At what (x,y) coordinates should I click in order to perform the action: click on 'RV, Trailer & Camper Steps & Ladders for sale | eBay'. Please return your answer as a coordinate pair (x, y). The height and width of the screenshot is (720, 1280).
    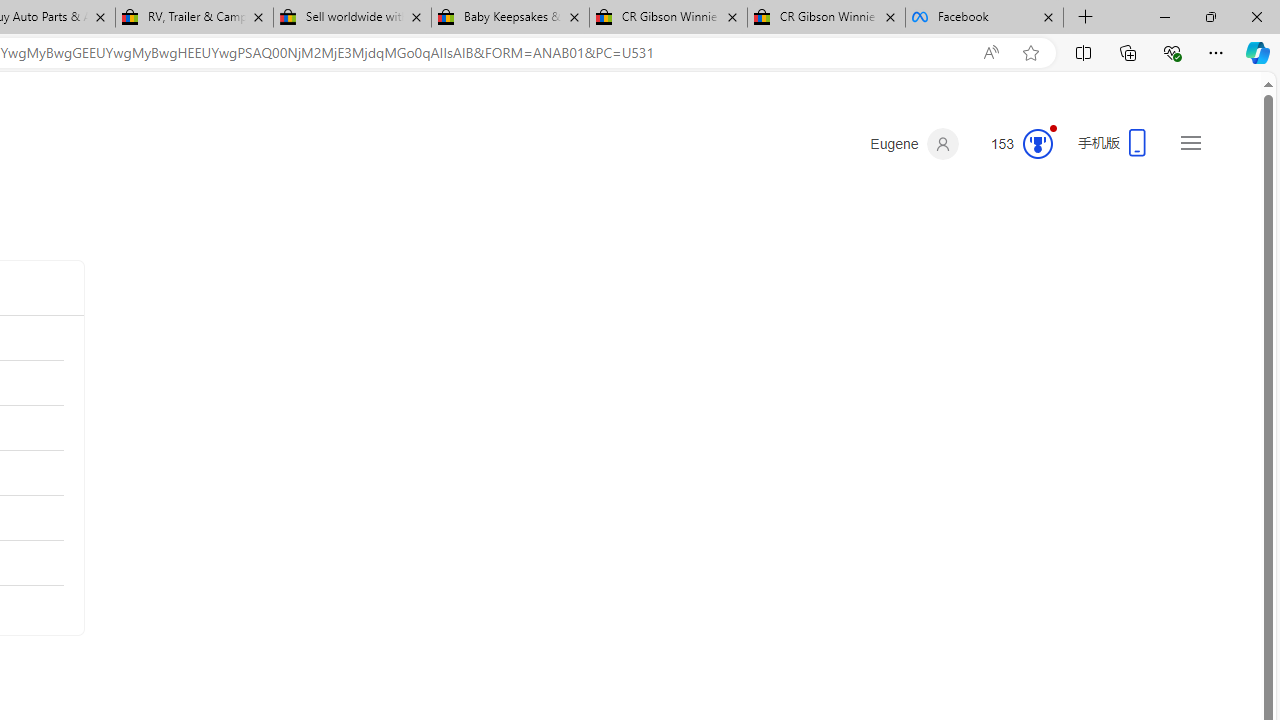
    Looking at the image, I should click on (194, 17).